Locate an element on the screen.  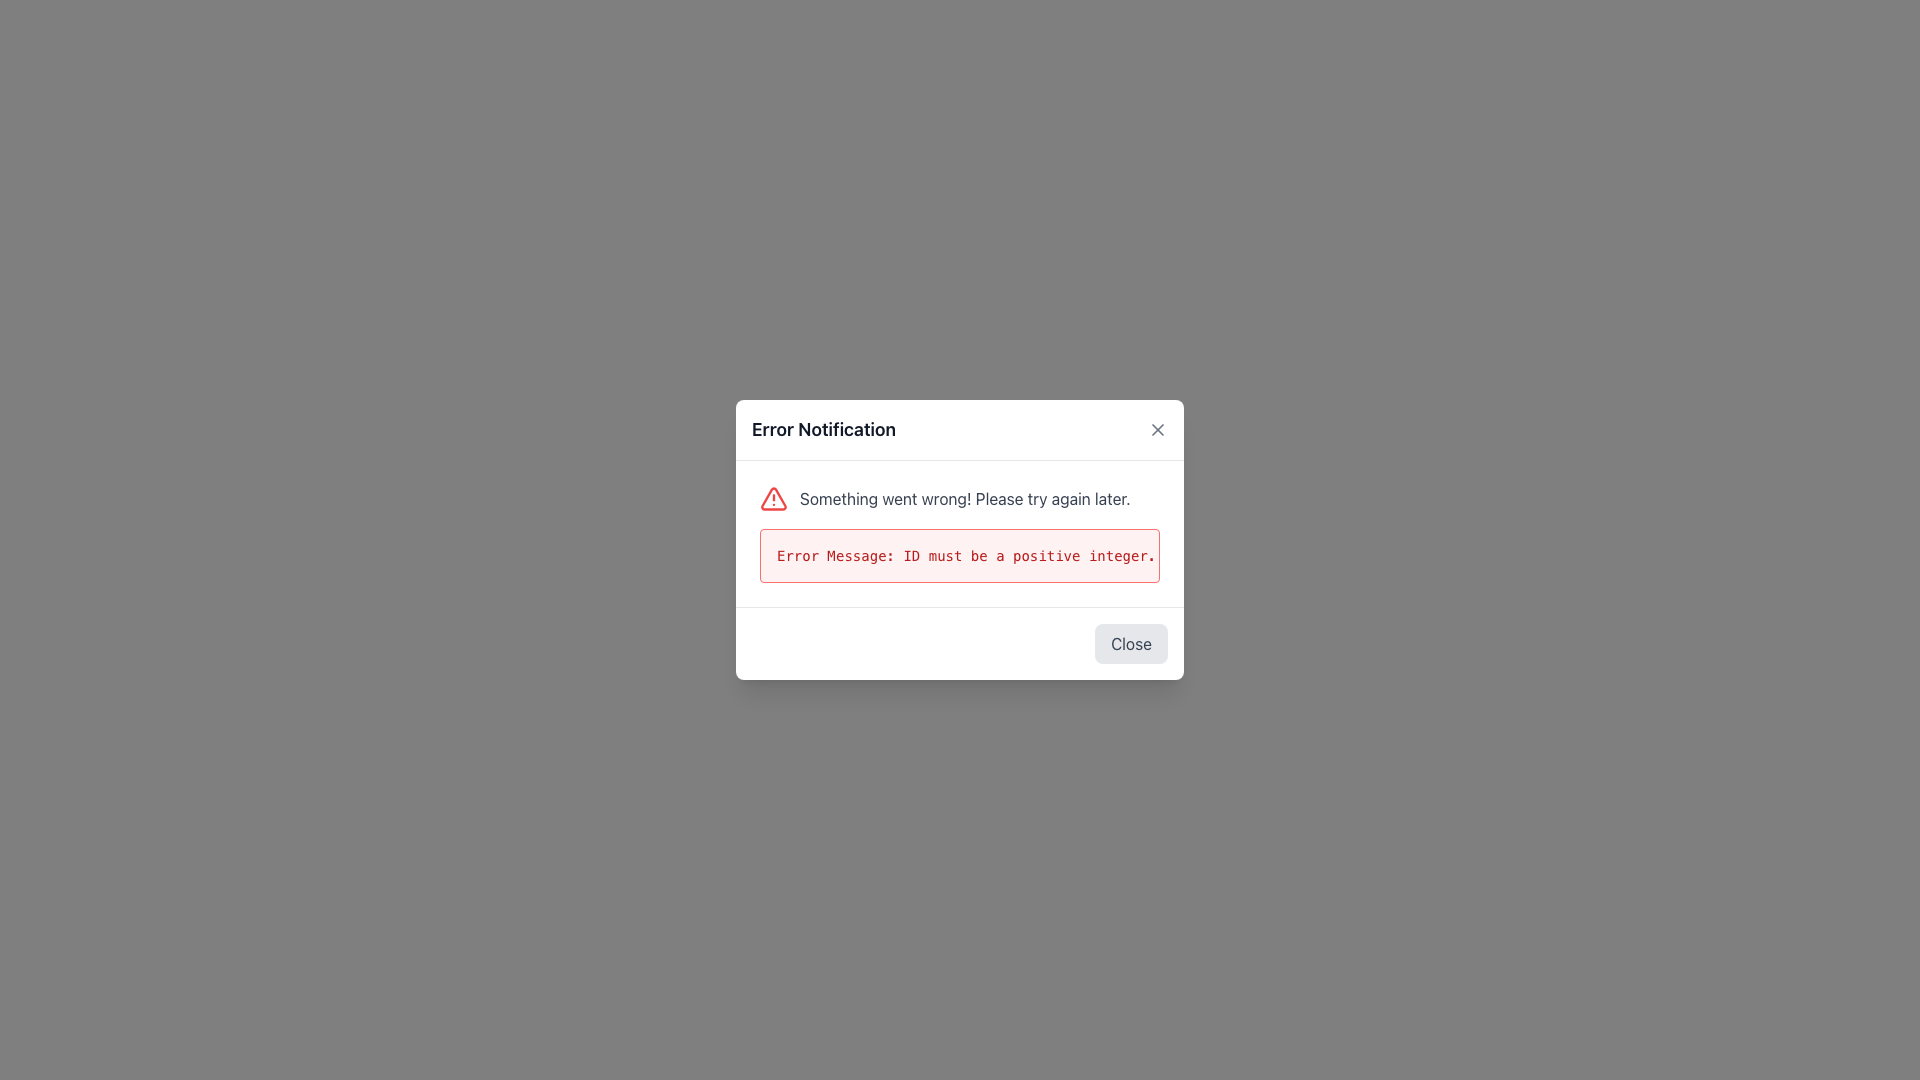
visual warning indicator icon located to the left of the error message 'Something went wrong! Please try again later.' in the notification box is located at coordinates (772, 497).